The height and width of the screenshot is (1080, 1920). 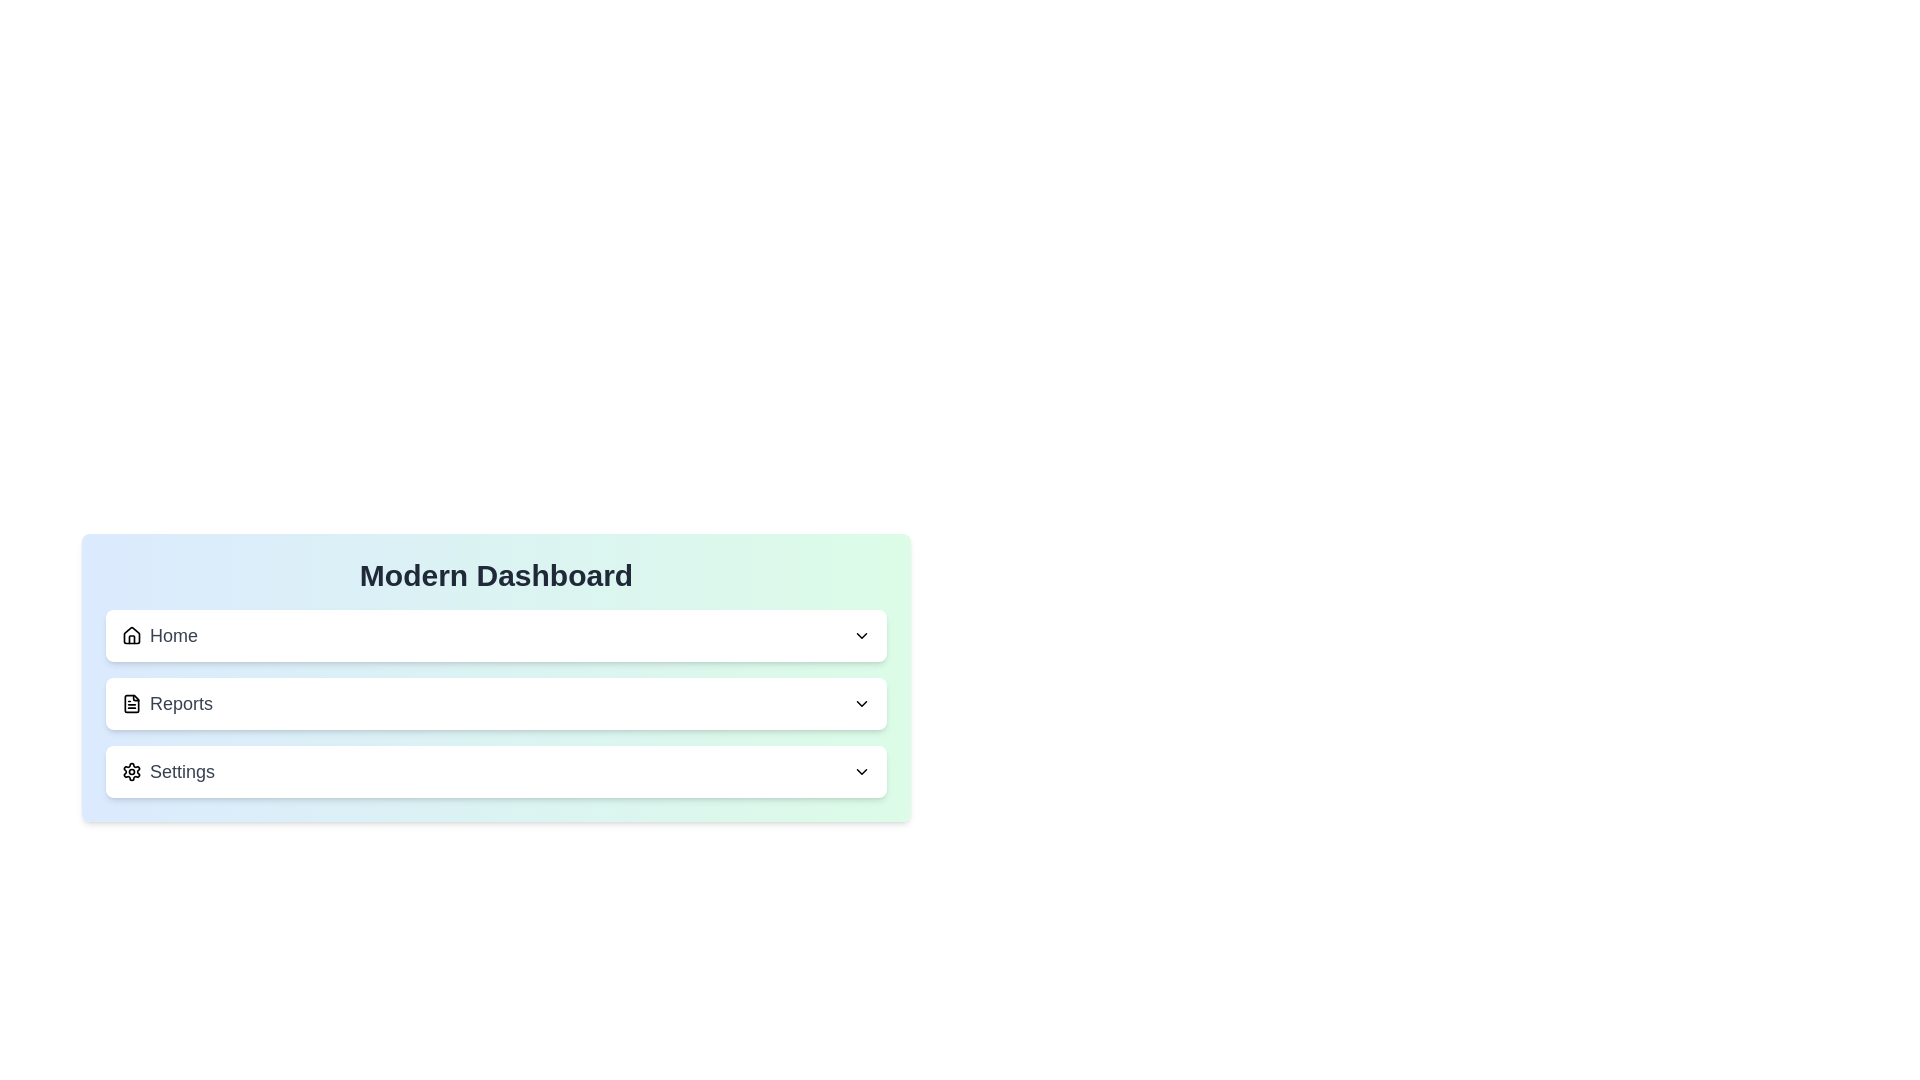 I want to click on the house icon located at the top-left of the navigation bar, so click(x=131, y=635).